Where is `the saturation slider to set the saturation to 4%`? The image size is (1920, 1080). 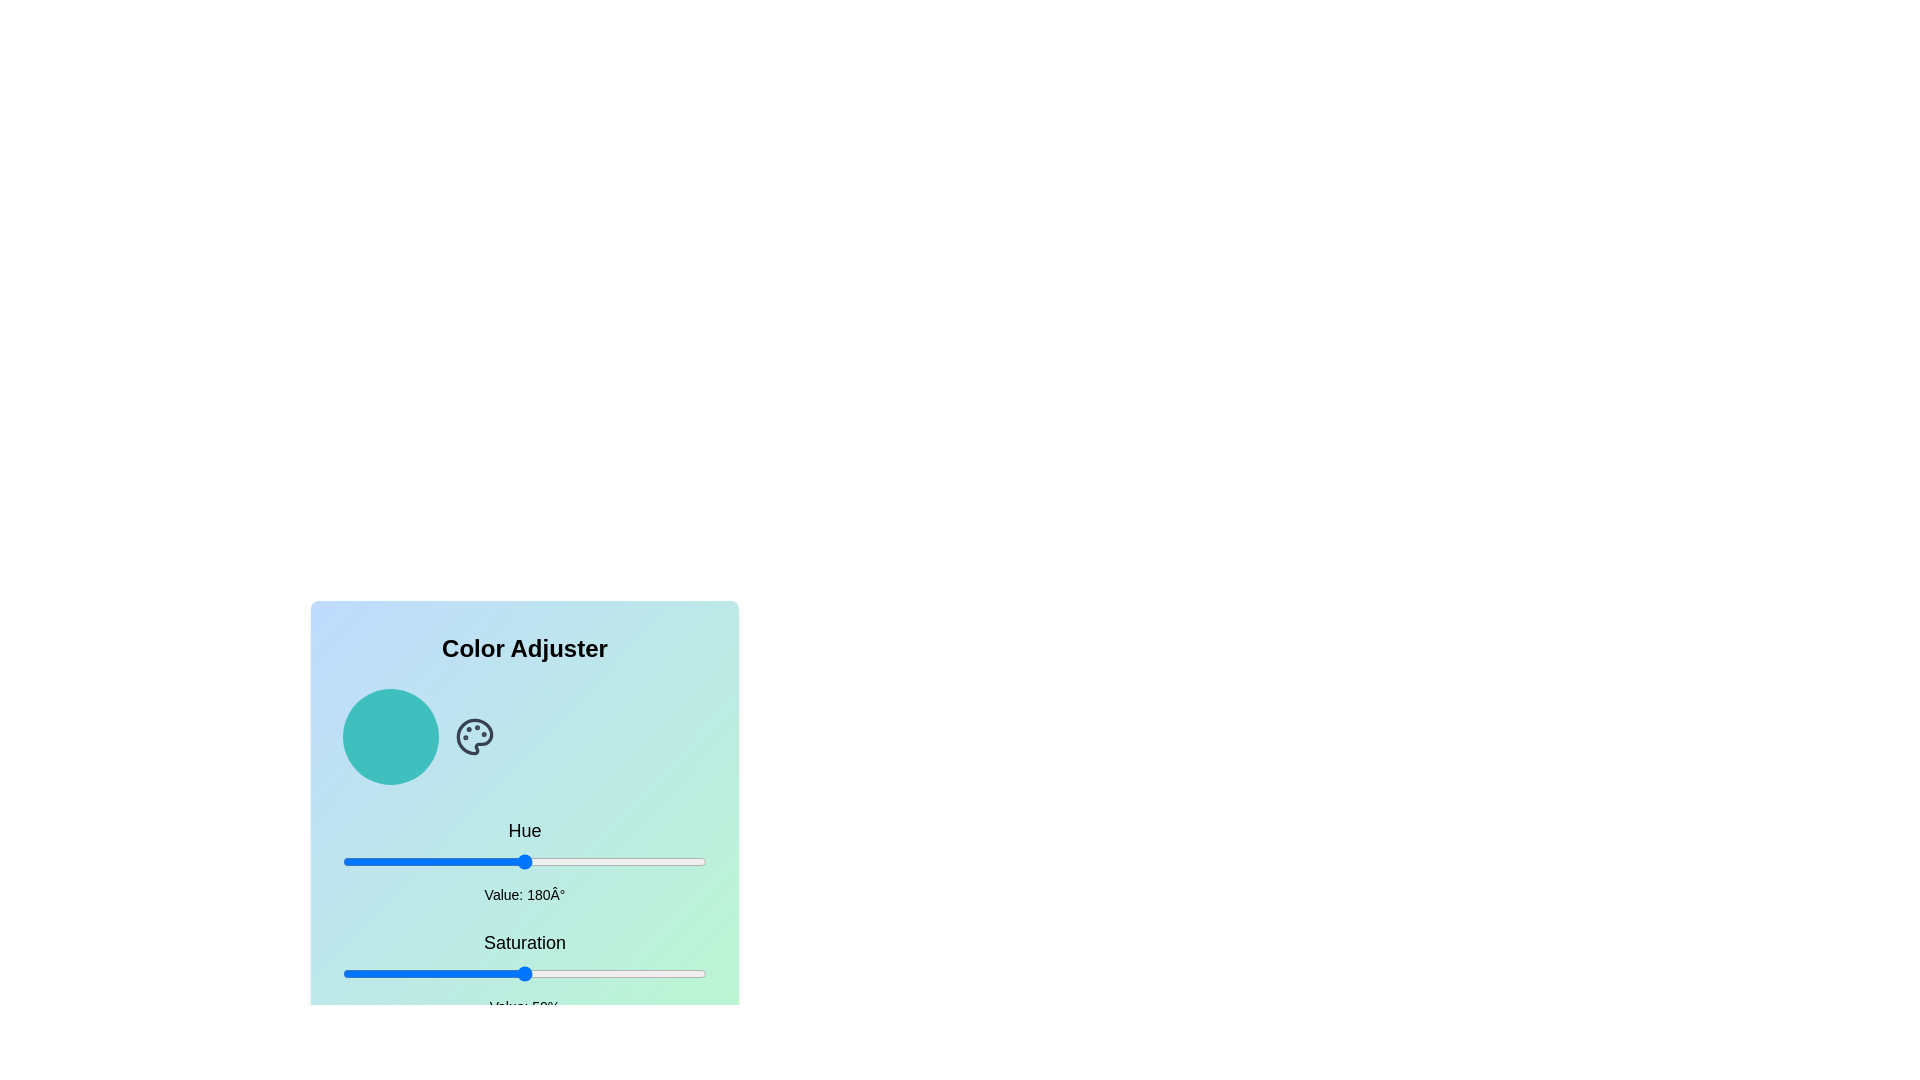 the saturation slider to set the saturation to 4% is located at coordinates (357, 973).